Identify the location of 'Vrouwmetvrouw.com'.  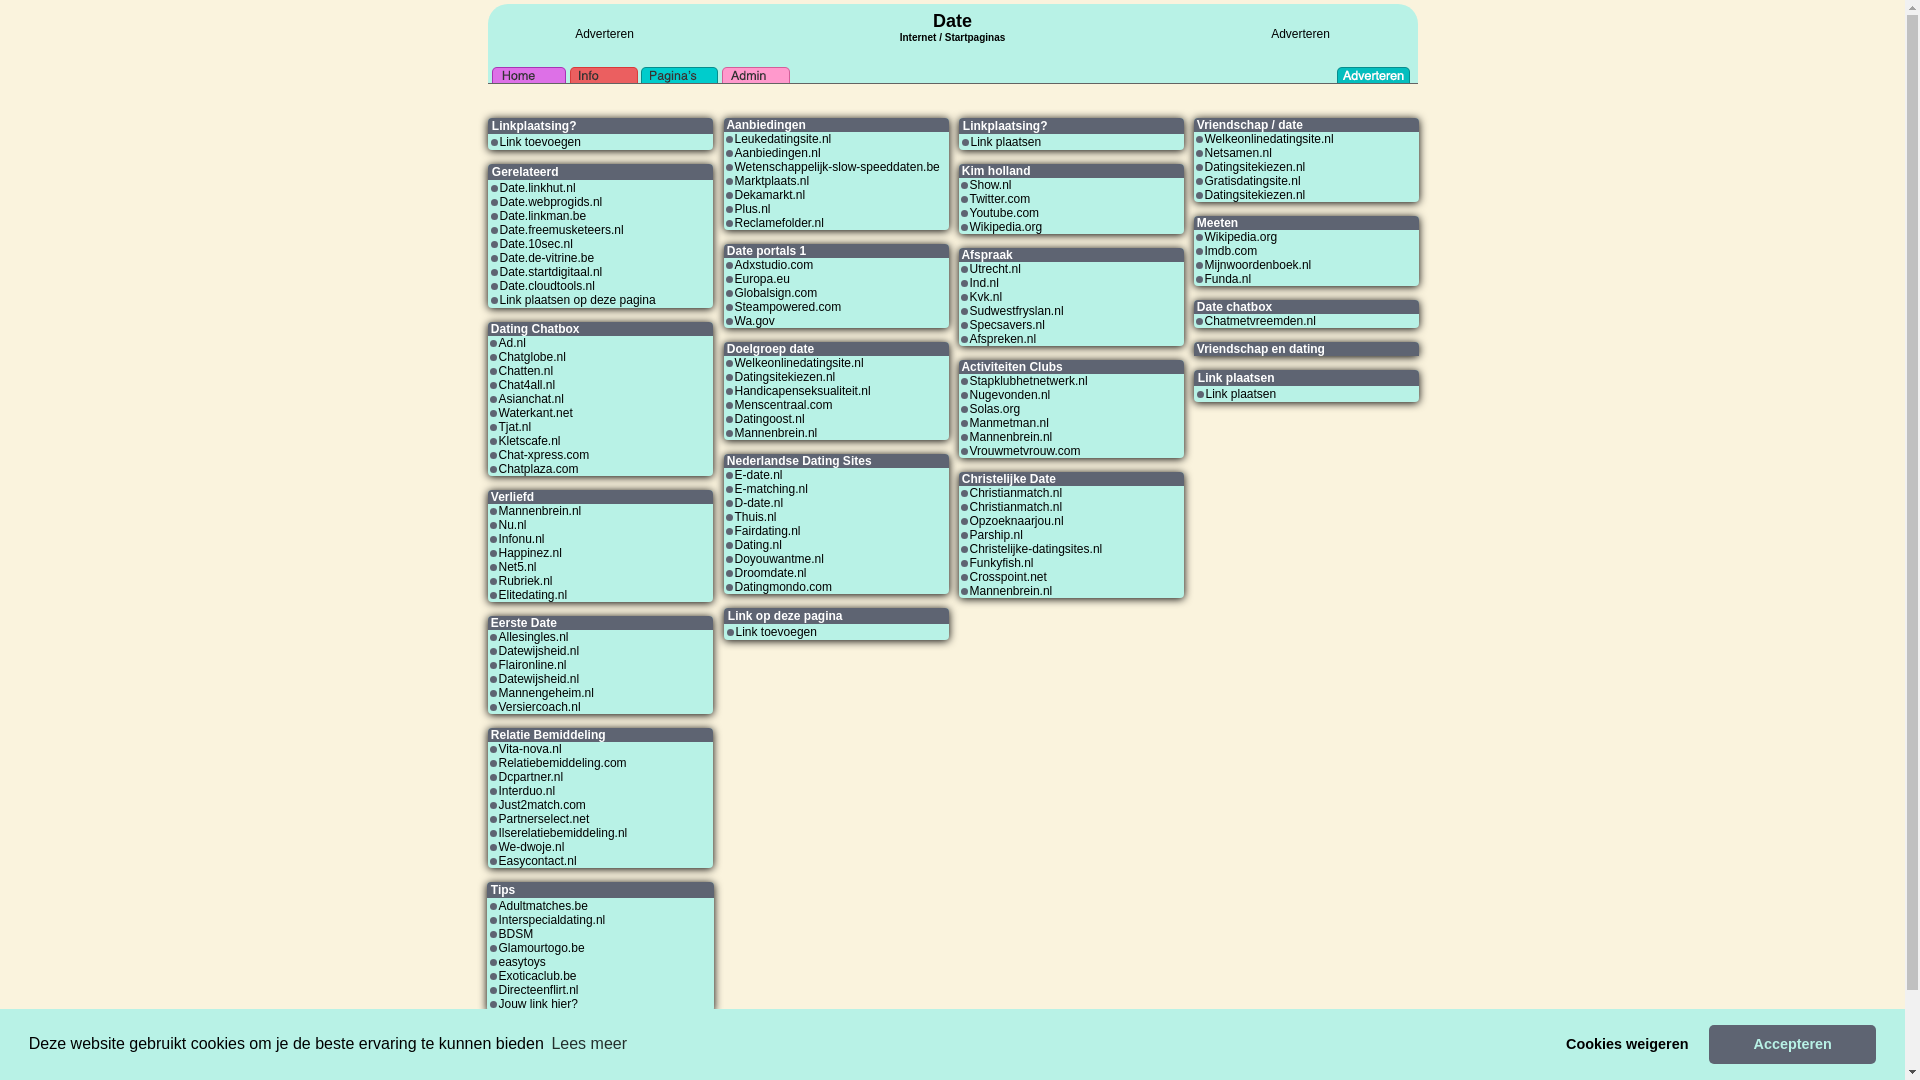
(969, 451).